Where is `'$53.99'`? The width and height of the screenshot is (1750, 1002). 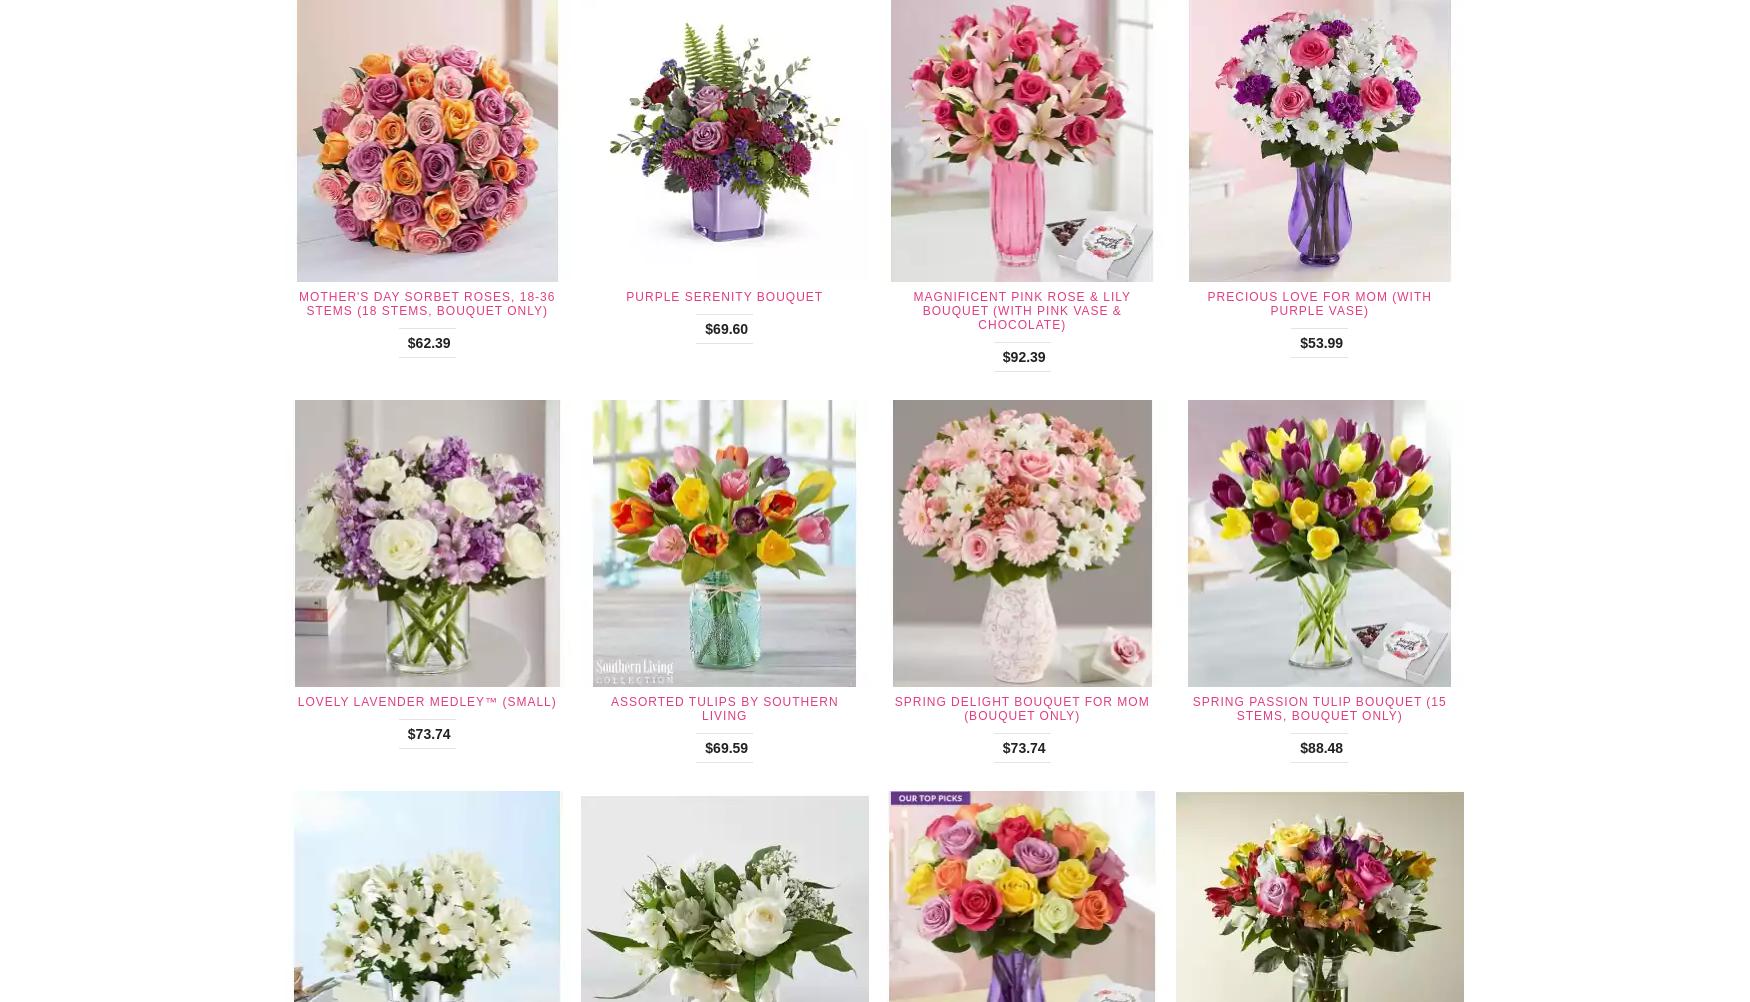 '$53.99' is located at coordinates (1321, 341).